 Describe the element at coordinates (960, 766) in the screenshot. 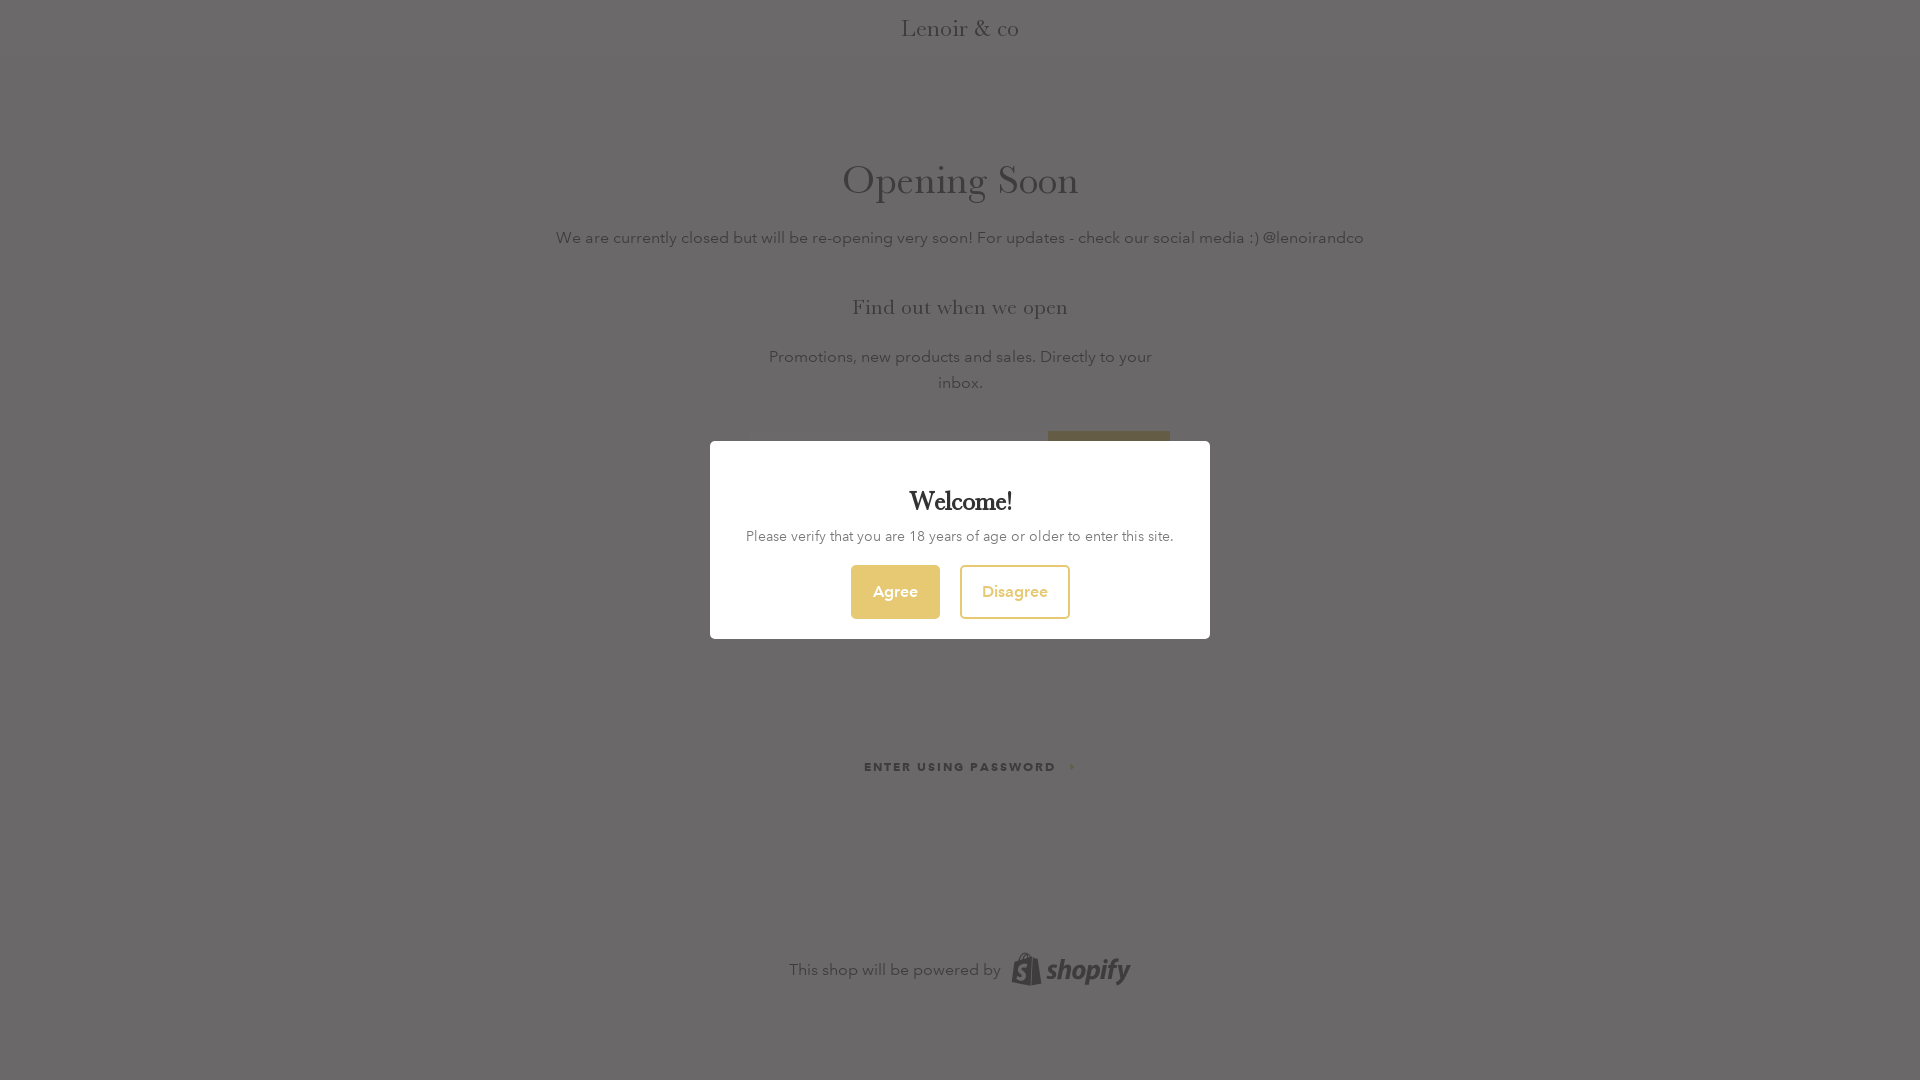

I see `'ENTER USING PASSWORD'` at that location.